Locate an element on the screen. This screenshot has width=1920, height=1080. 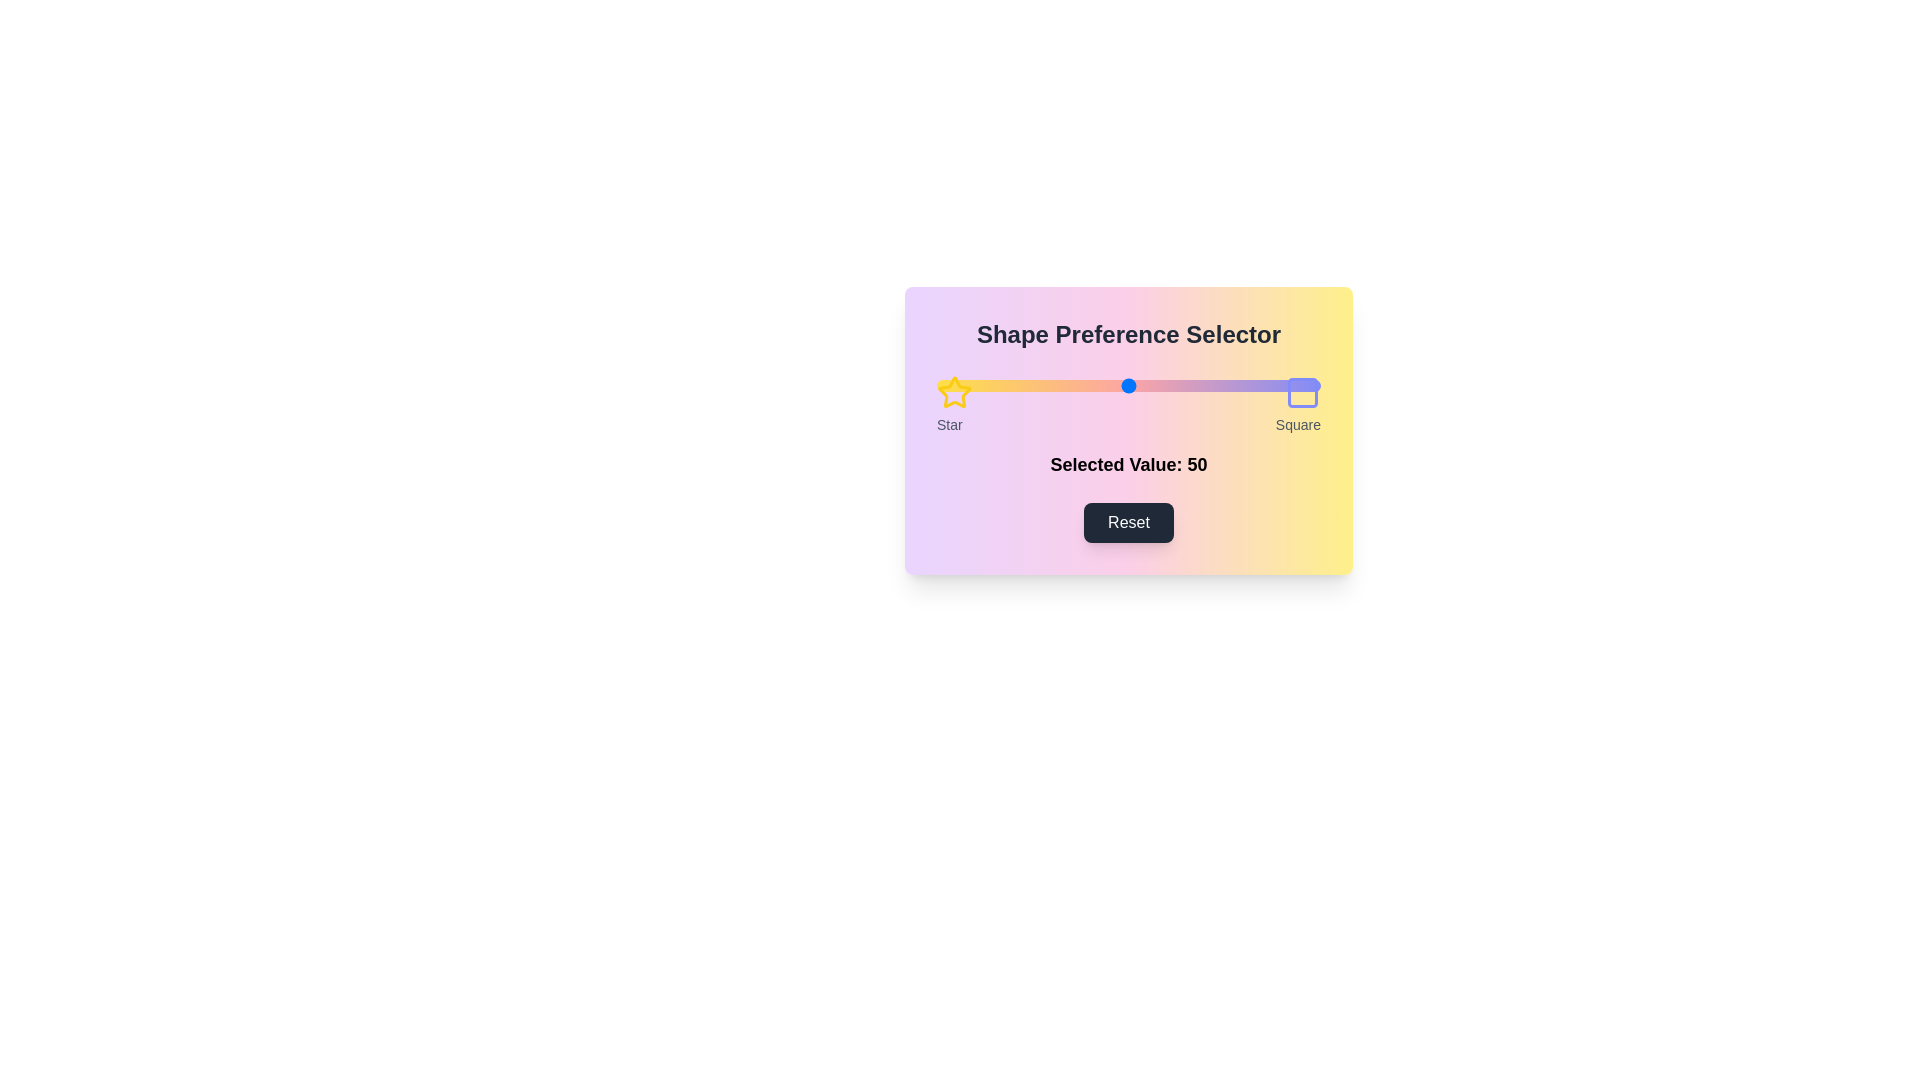
the slider to set the preference value to 24 is located at coordinates (1029, 385).